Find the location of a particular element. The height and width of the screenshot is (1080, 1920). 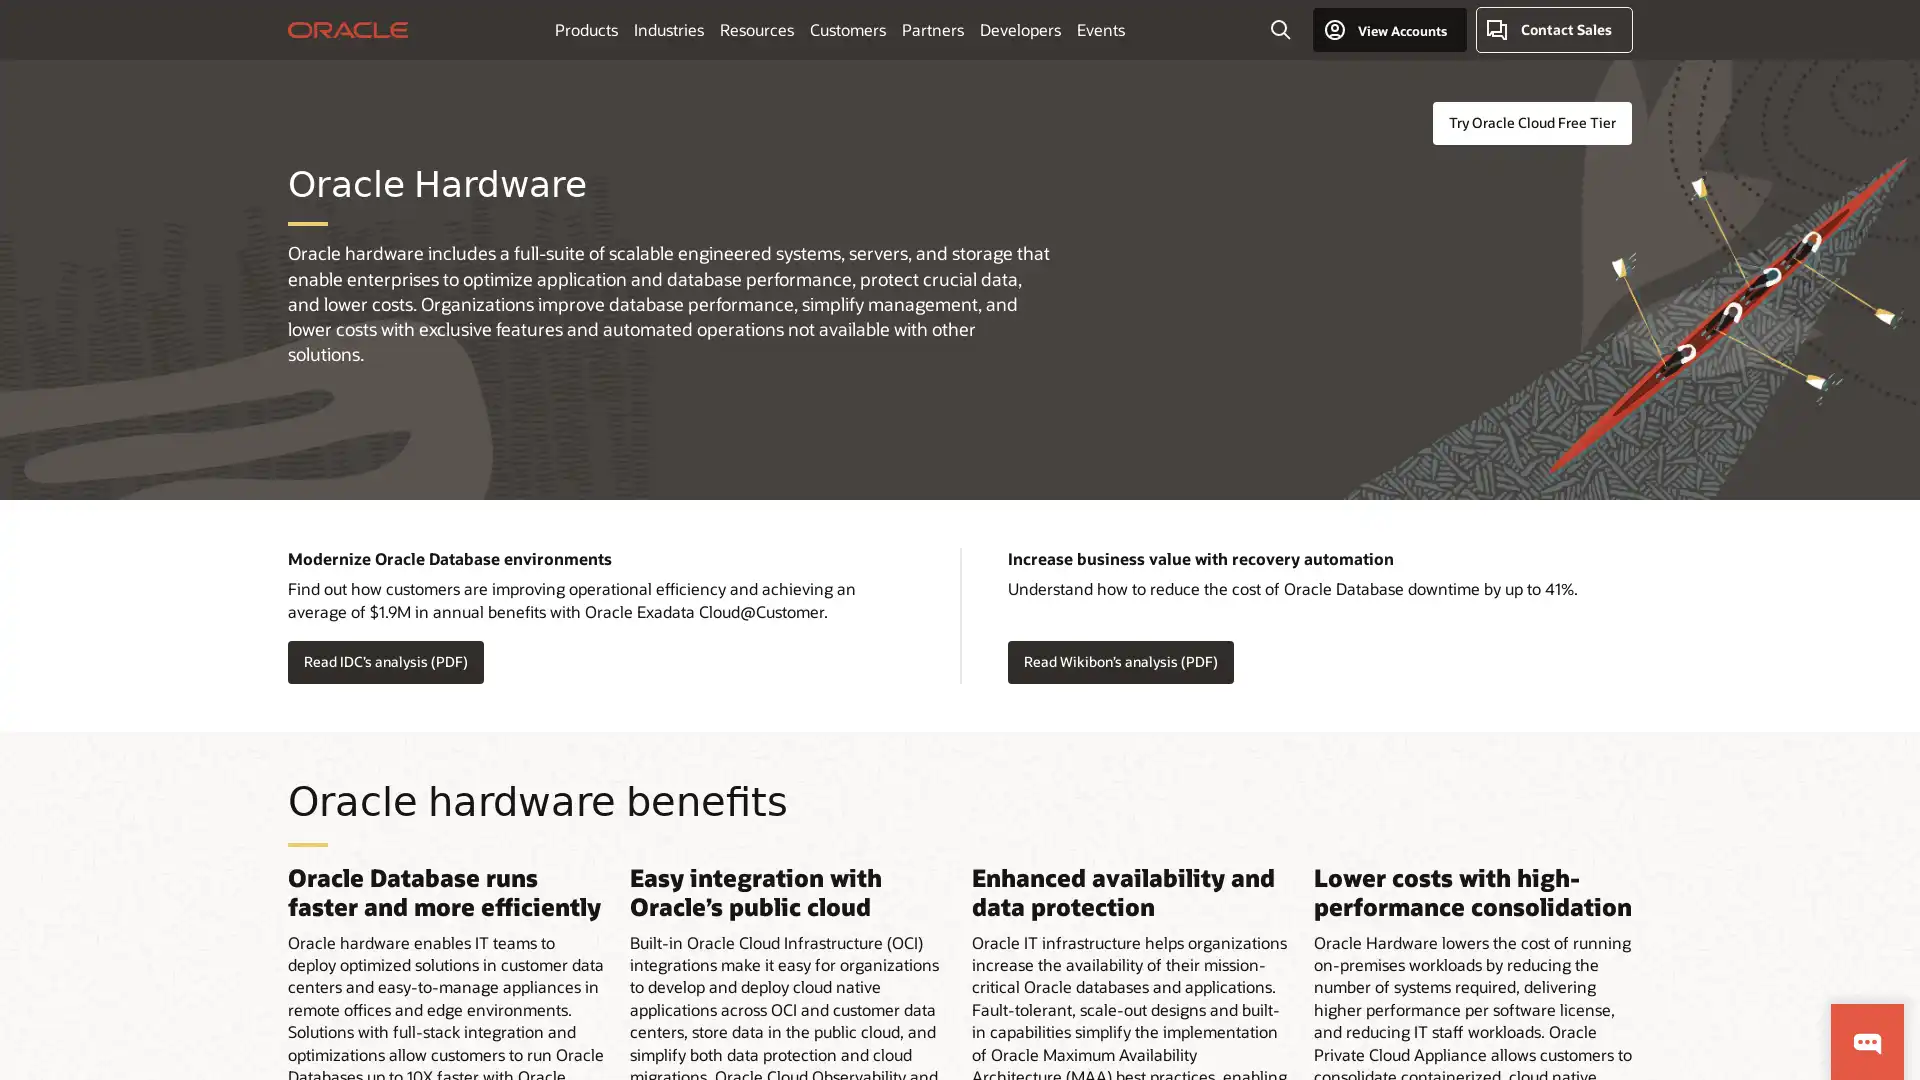

Products is located at coordinates (584, 29).